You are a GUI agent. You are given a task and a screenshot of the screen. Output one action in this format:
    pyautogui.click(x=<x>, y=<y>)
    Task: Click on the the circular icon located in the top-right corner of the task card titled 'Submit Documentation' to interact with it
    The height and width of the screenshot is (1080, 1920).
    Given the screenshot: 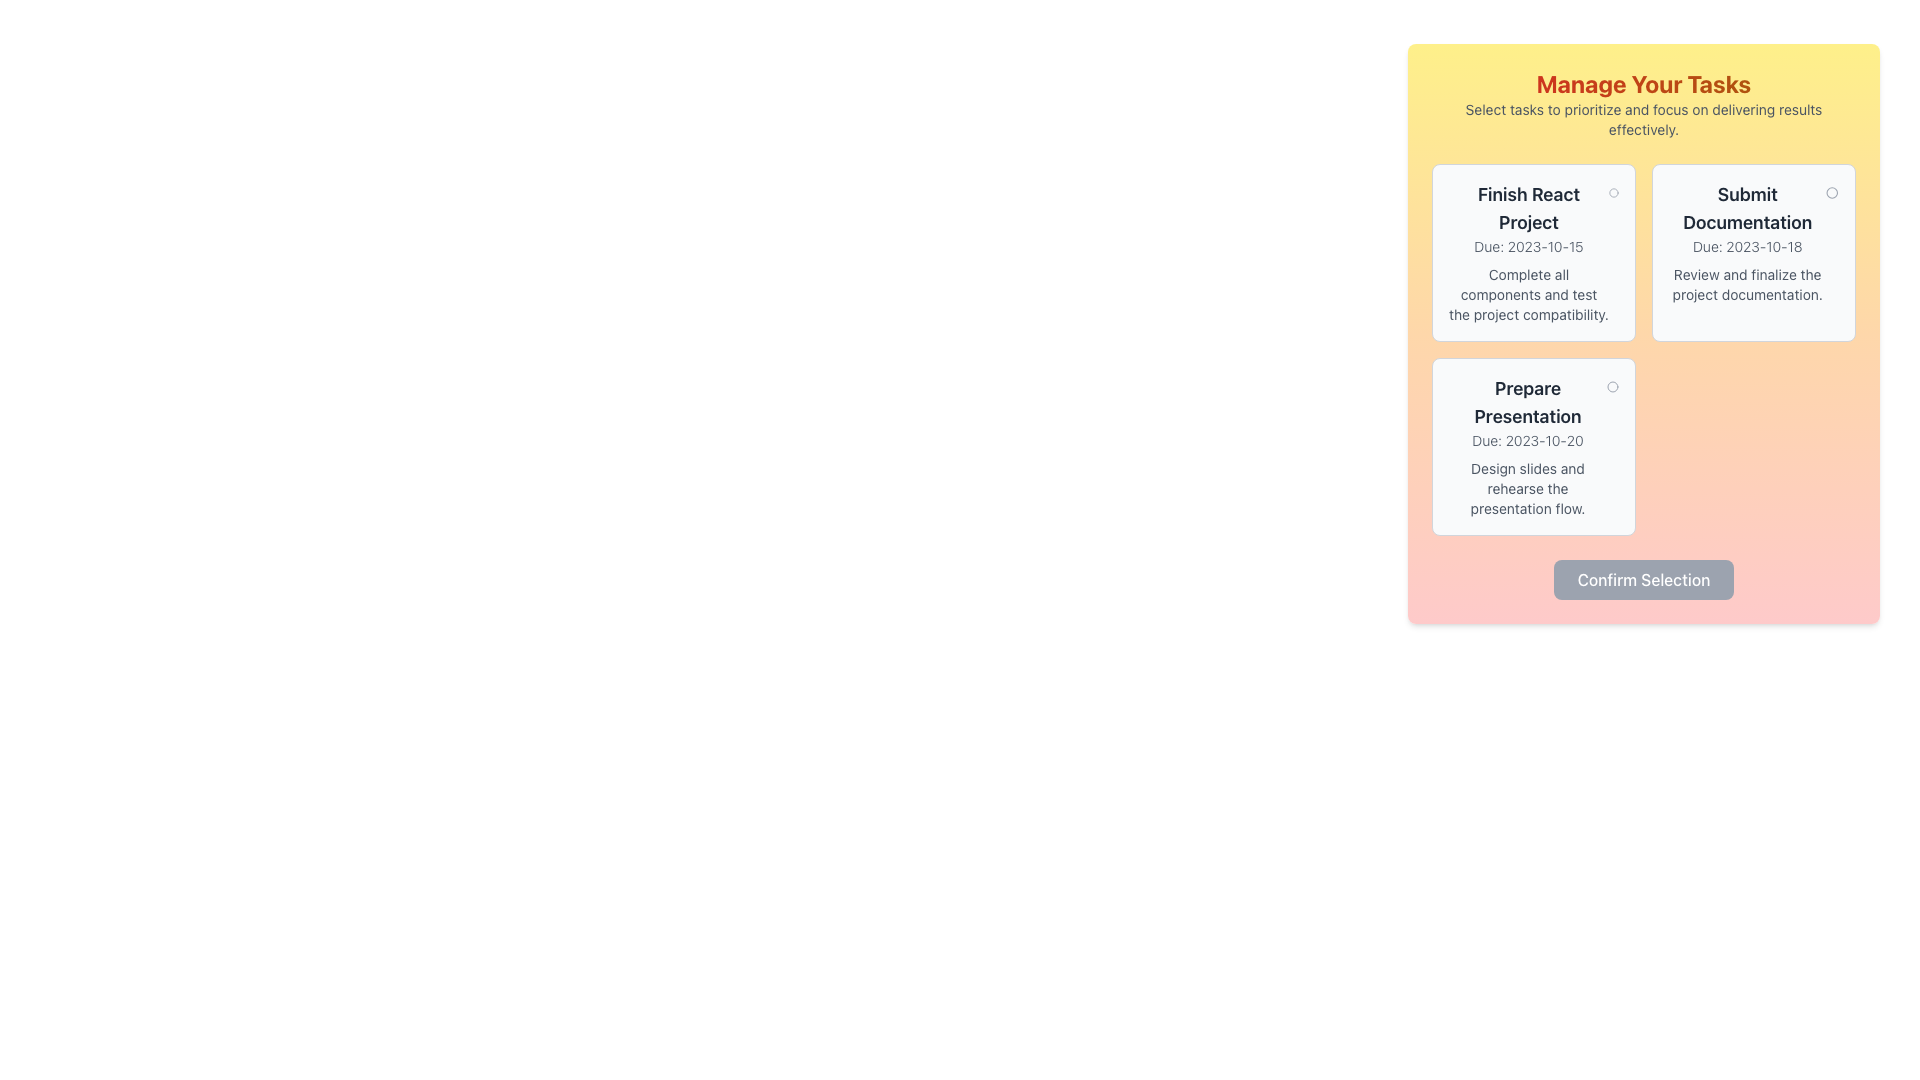 What is the action you would take?
    pyautogui.click(x=1832, y=192)
    